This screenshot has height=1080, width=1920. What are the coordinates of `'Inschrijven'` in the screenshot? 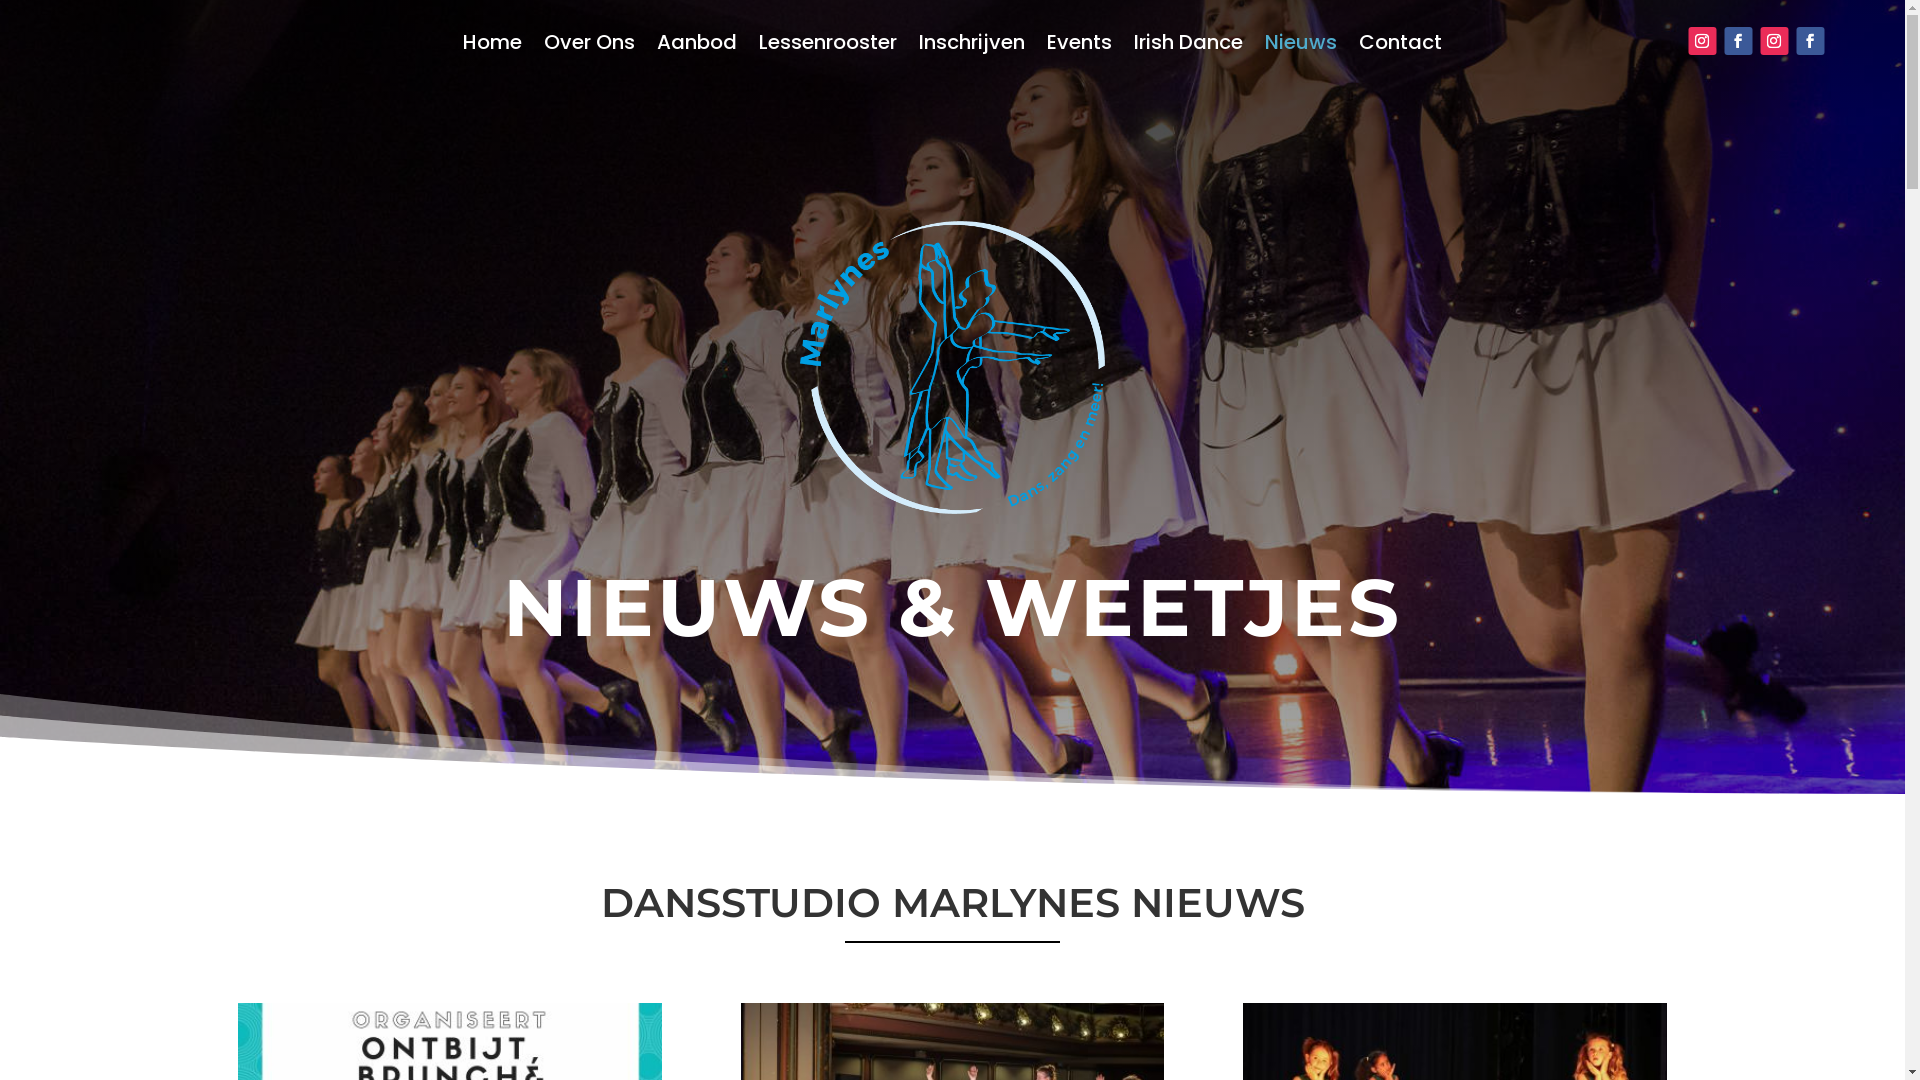 It's located at (971, 45).